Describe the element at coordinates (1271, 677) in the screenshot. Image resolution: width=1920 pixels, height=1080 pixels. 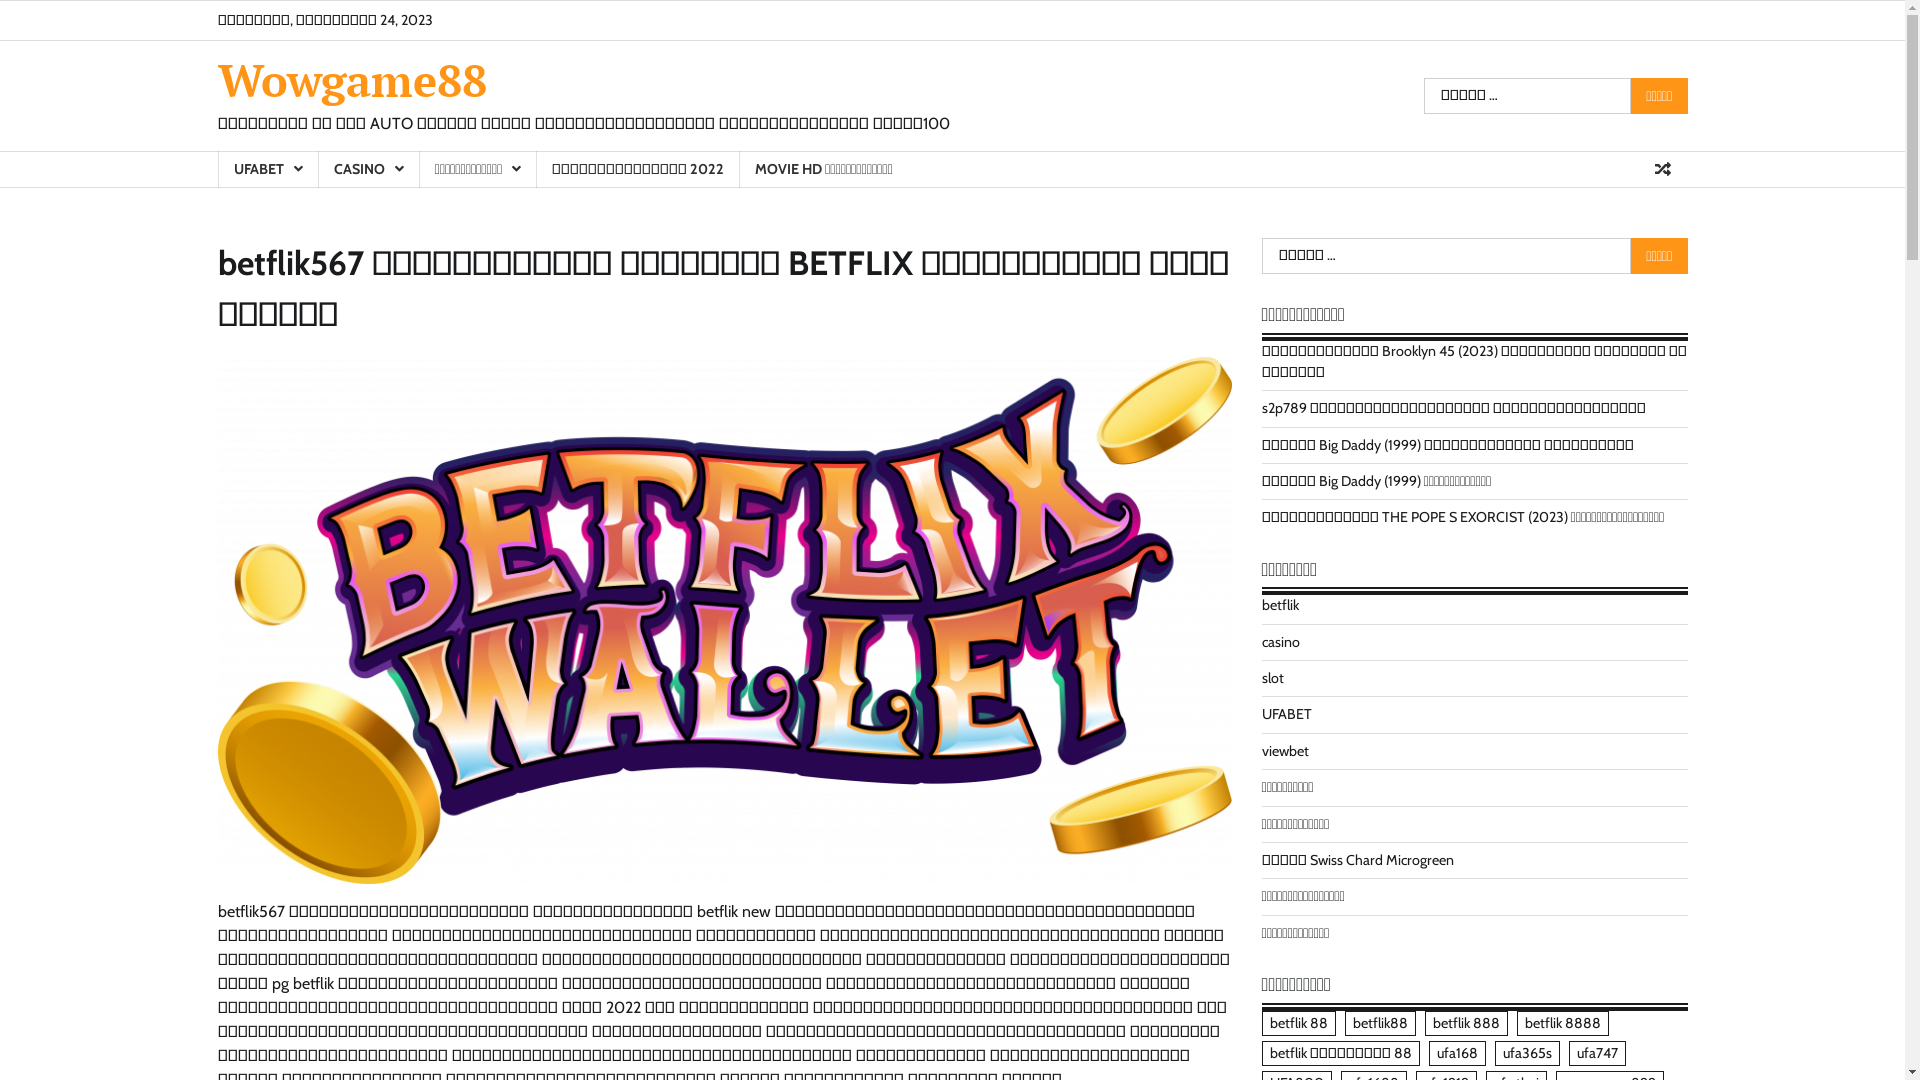
I see `'slot'` at that location.